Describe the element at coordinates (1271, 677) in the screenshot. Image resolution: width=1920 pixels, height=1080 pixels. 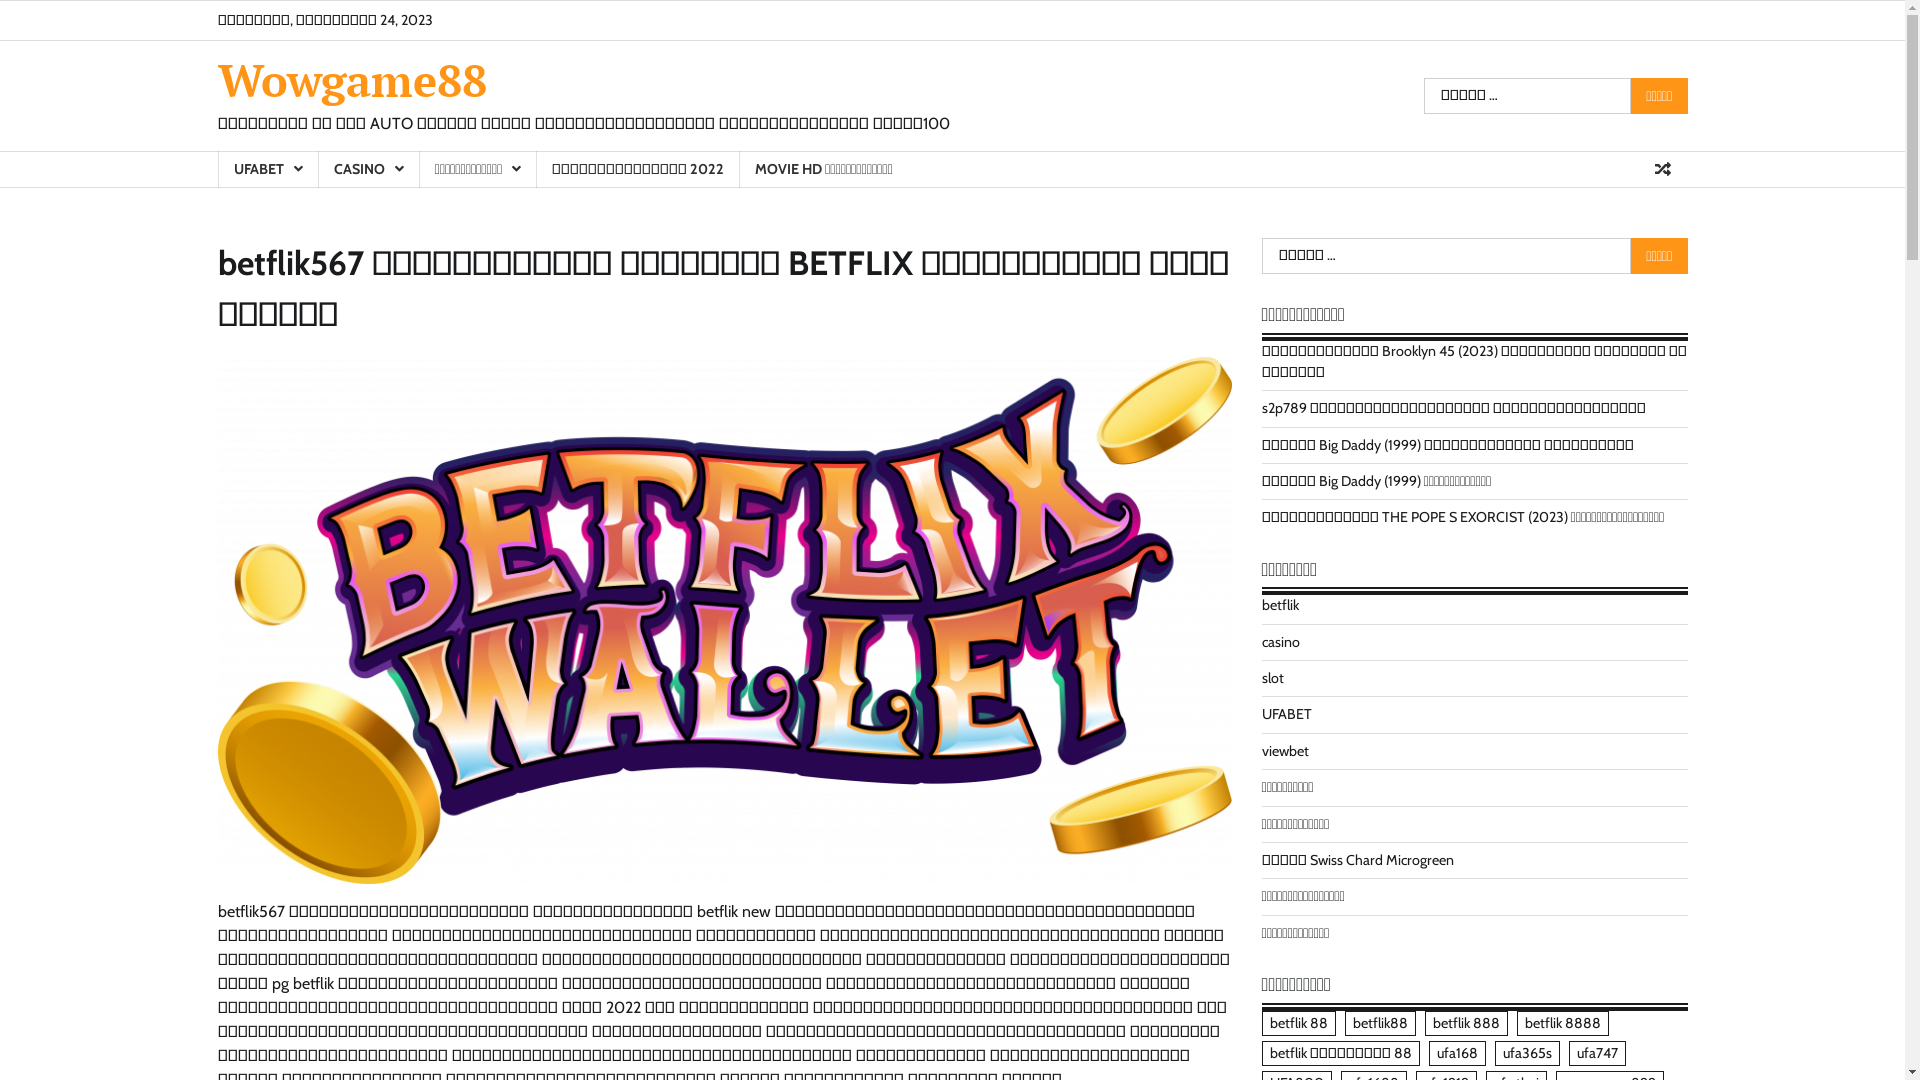
I see `'slot'` at that location.